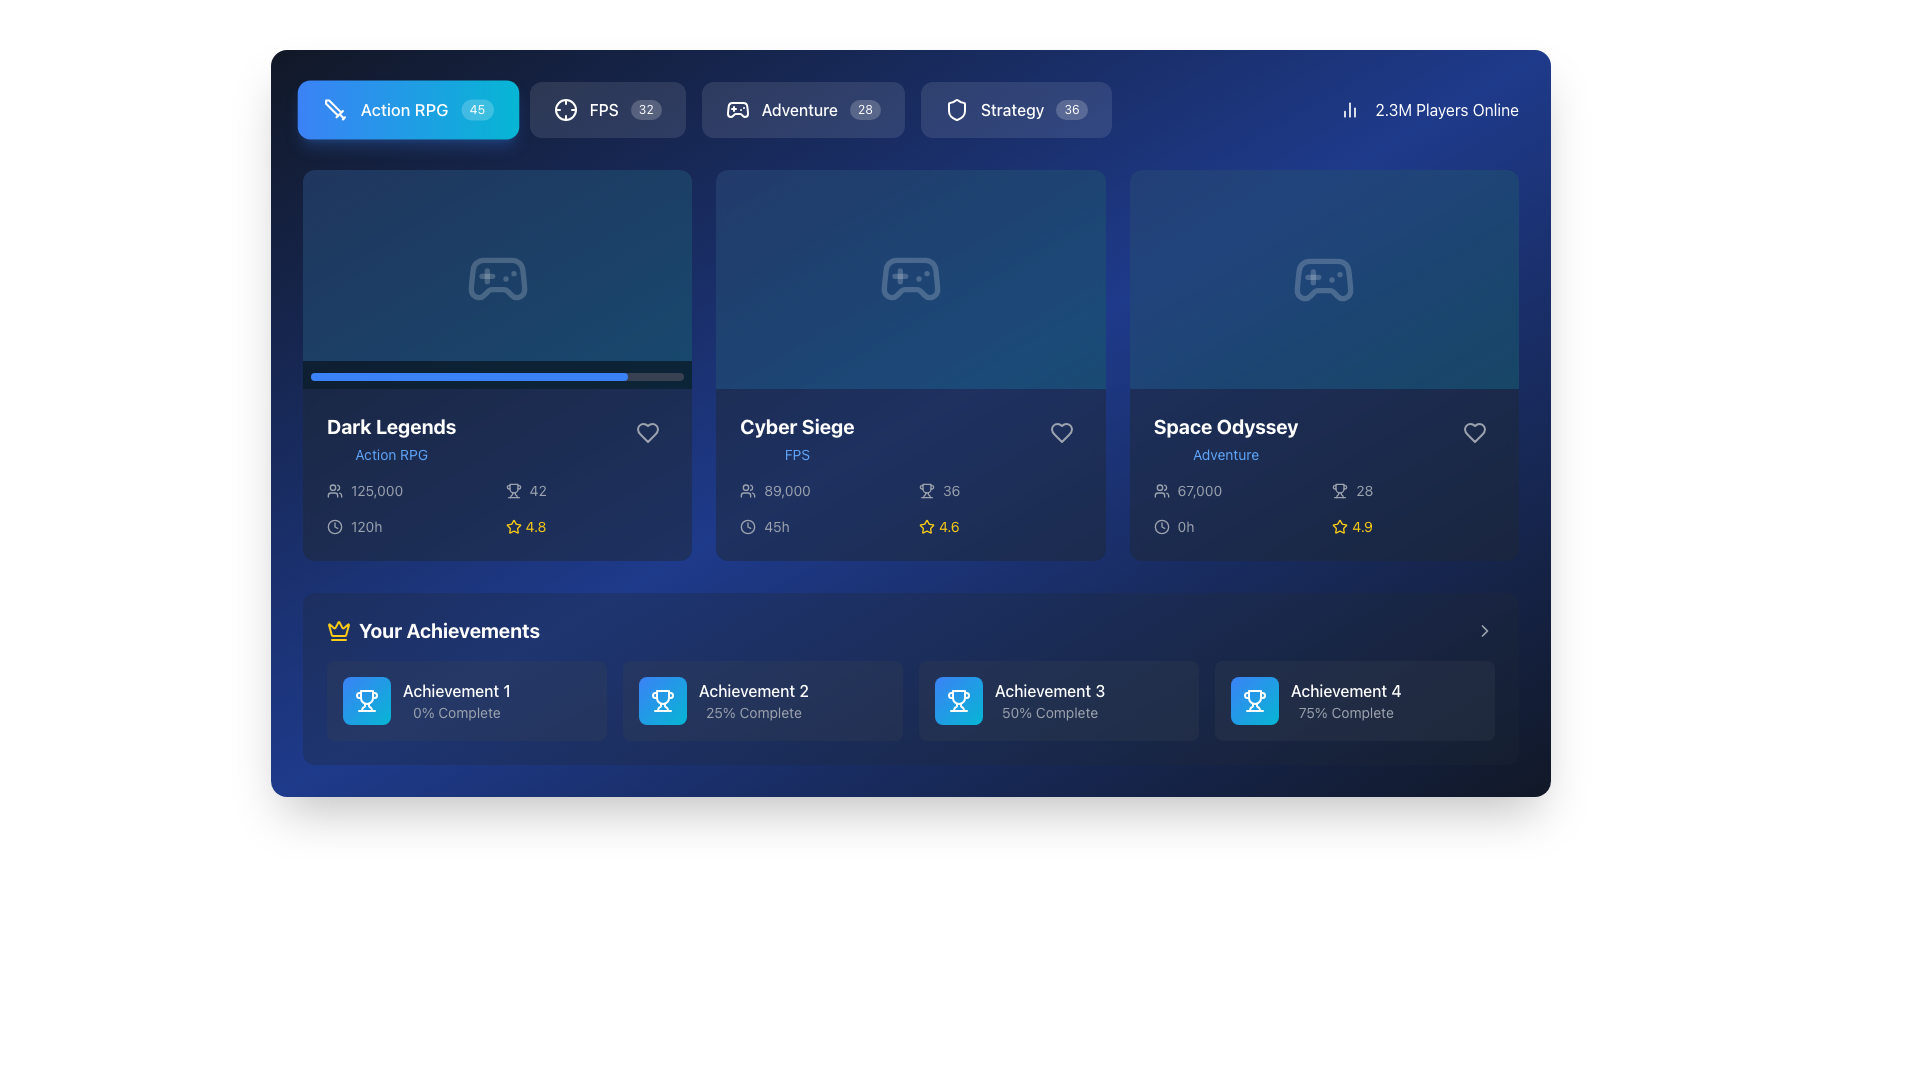  What do you see at coordinates (796, 438) in the screenshot?
I see `the label displaying 'Cyber Siege' in large, bold, white letters with 'FPS' in smaller, blue letters, located in the center of the second card from the left` at bounding box center [796, 438].